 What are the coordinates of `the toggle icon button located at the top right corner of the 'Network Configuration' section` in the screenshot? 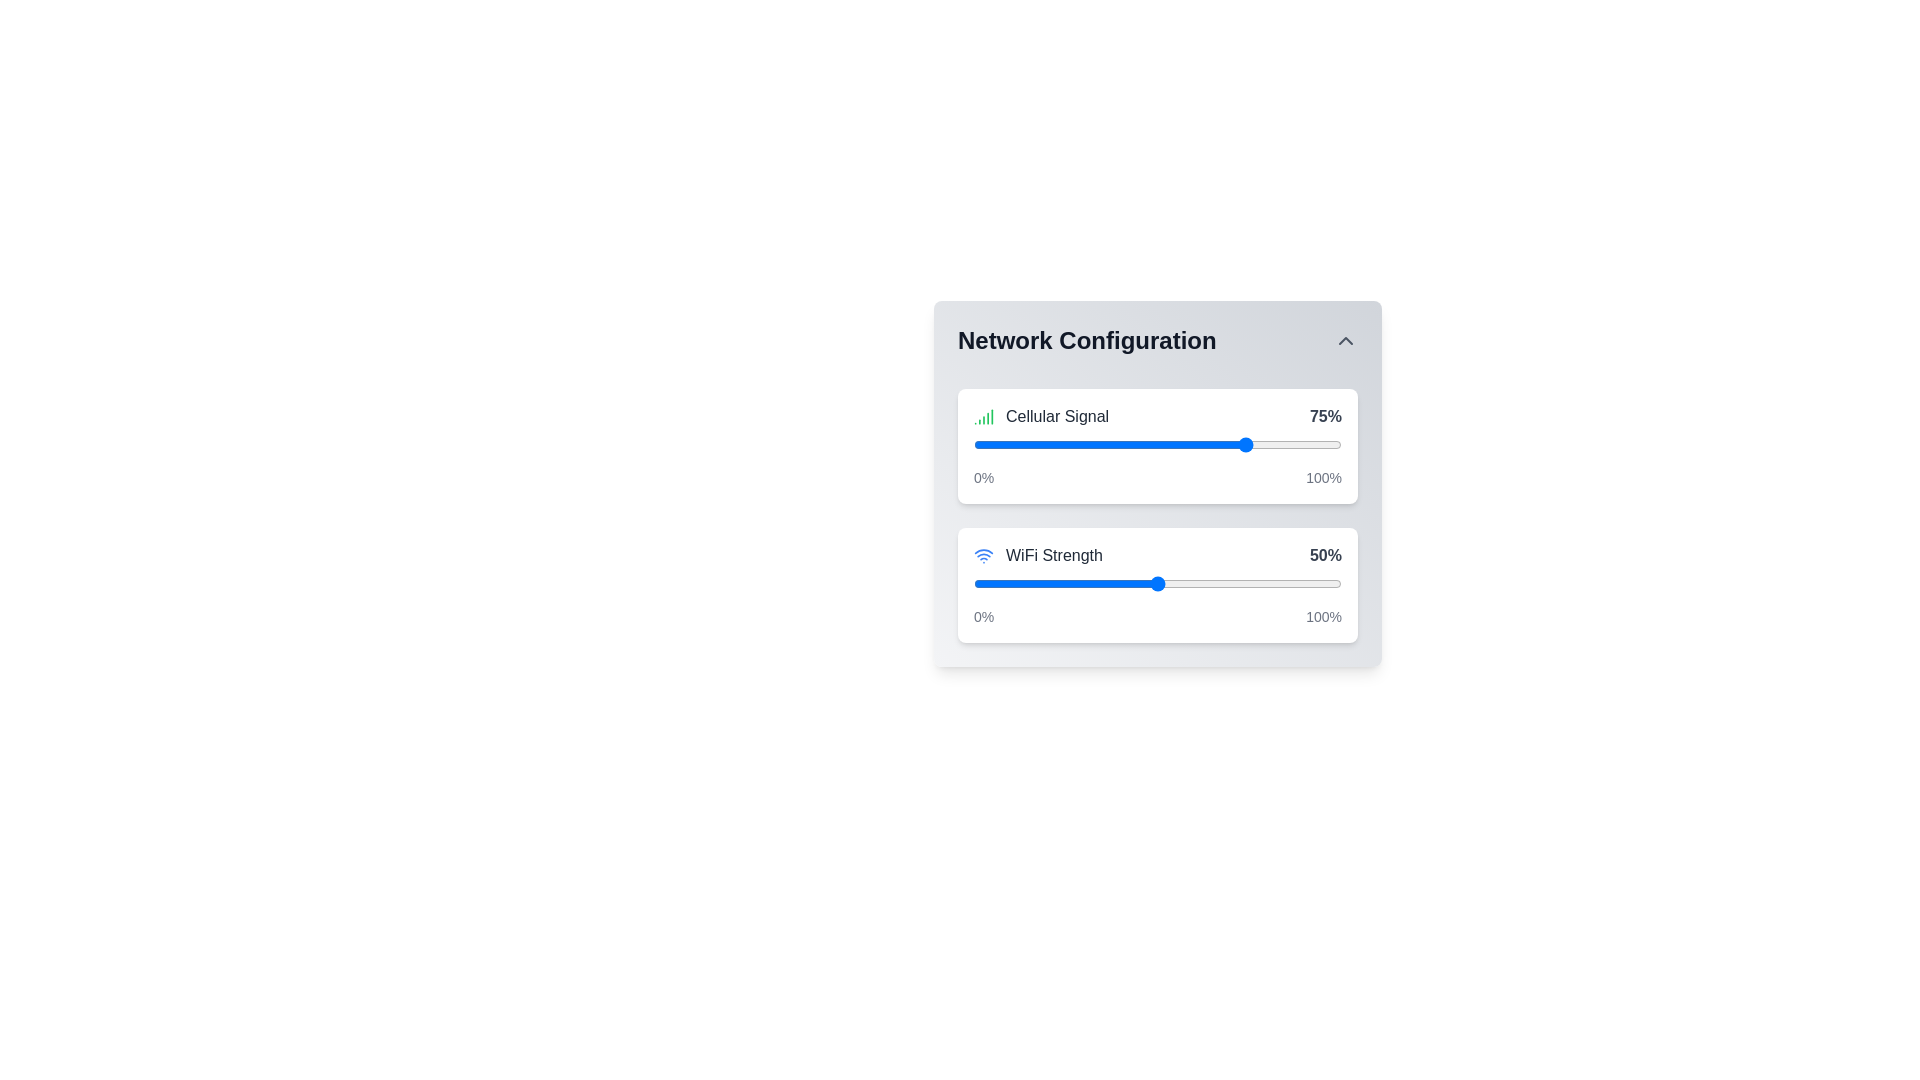 It's located at (1345, 339).